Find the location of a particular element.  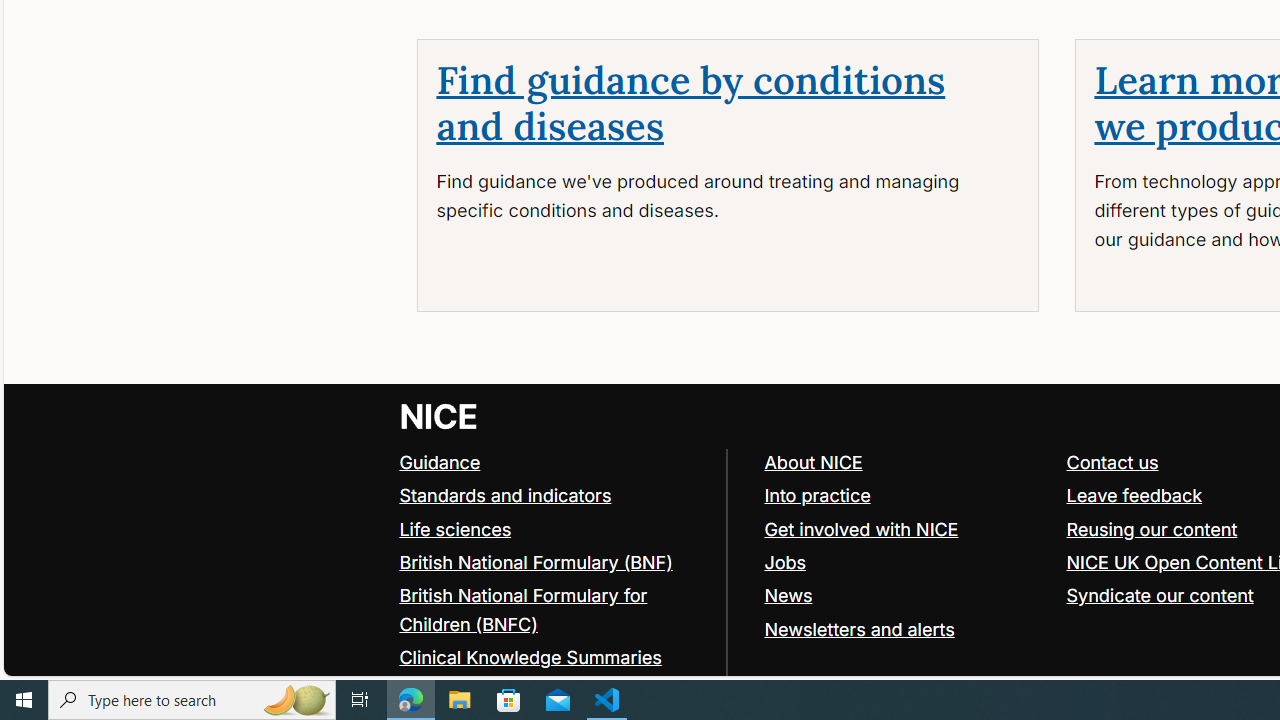

'About NICE' is located at coordinates (813, 461).